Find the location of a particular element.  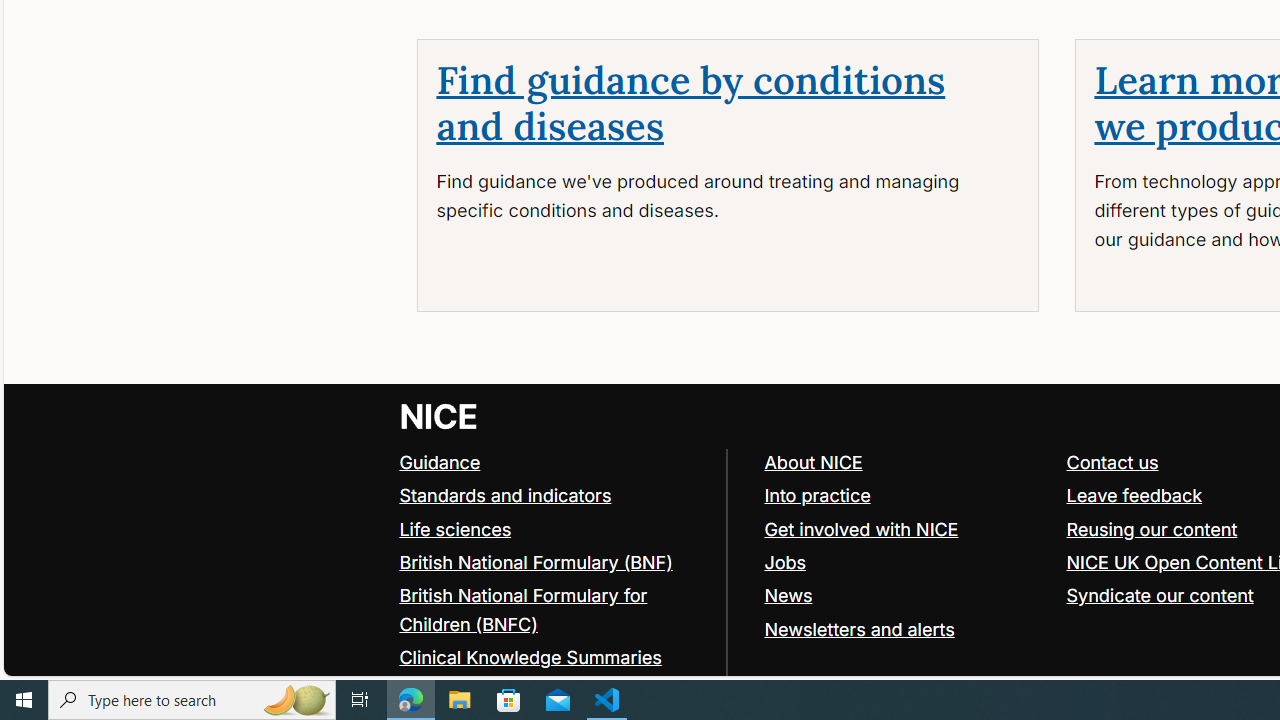

'About NICE' is located at coordinates (813, 461).